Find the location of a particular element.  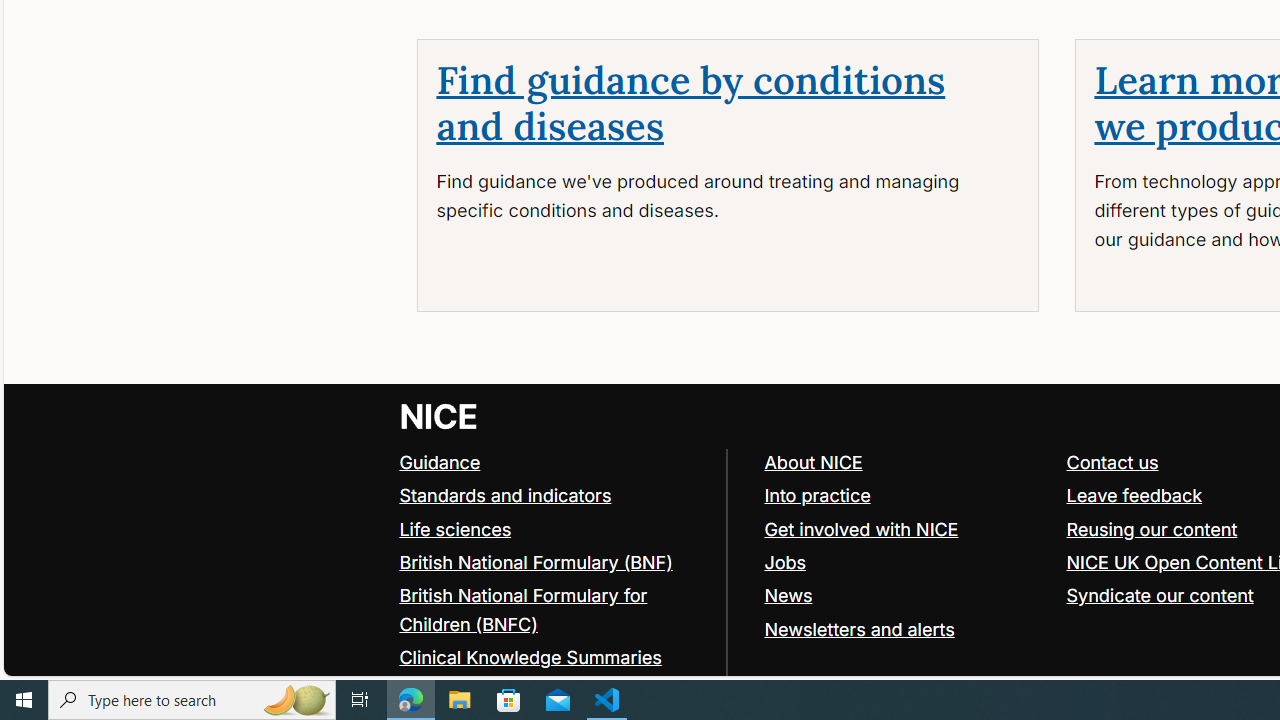

'About NICE' is located at coordinates (813, 461).